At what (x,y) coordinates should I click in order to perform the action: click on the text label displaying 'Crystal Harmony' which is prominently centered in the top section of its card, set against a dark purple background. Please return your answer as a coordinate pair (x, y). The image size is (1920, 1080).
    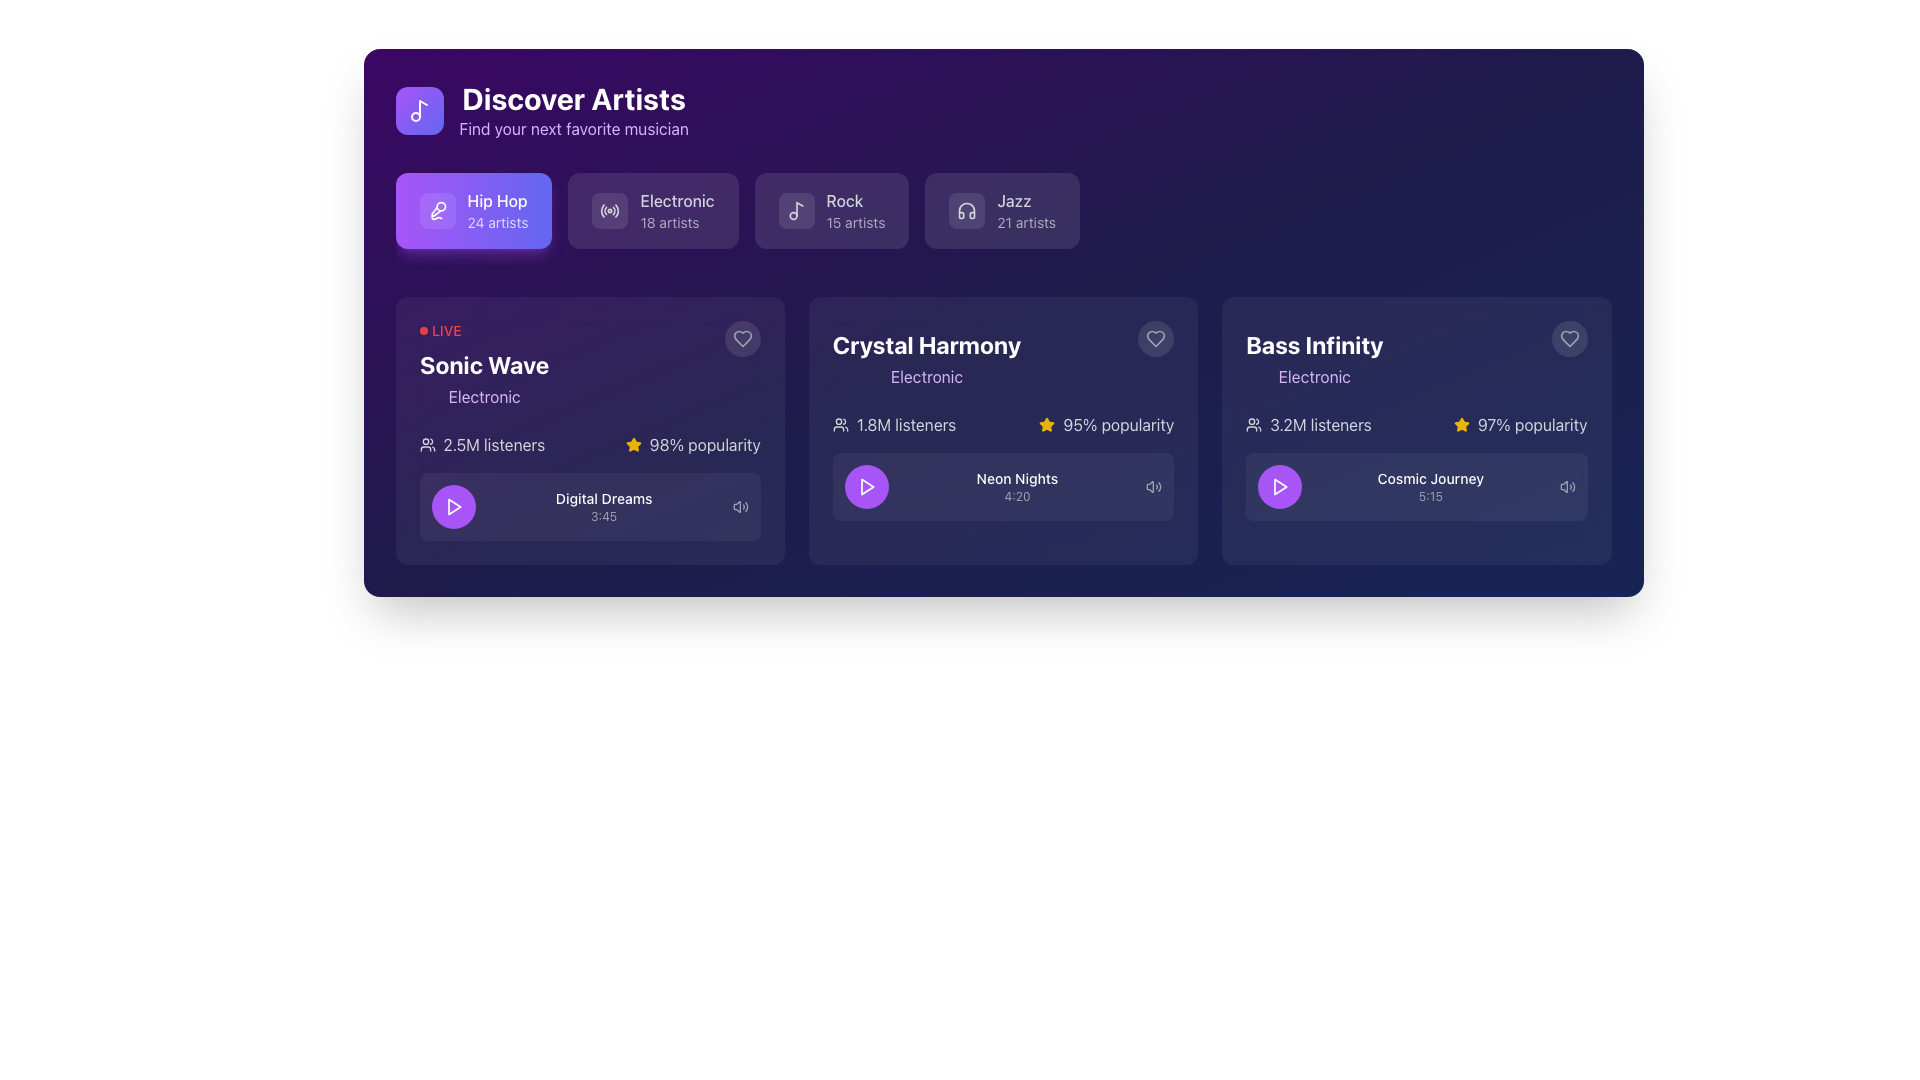
    Looking at the image, I should click on (925, 343).